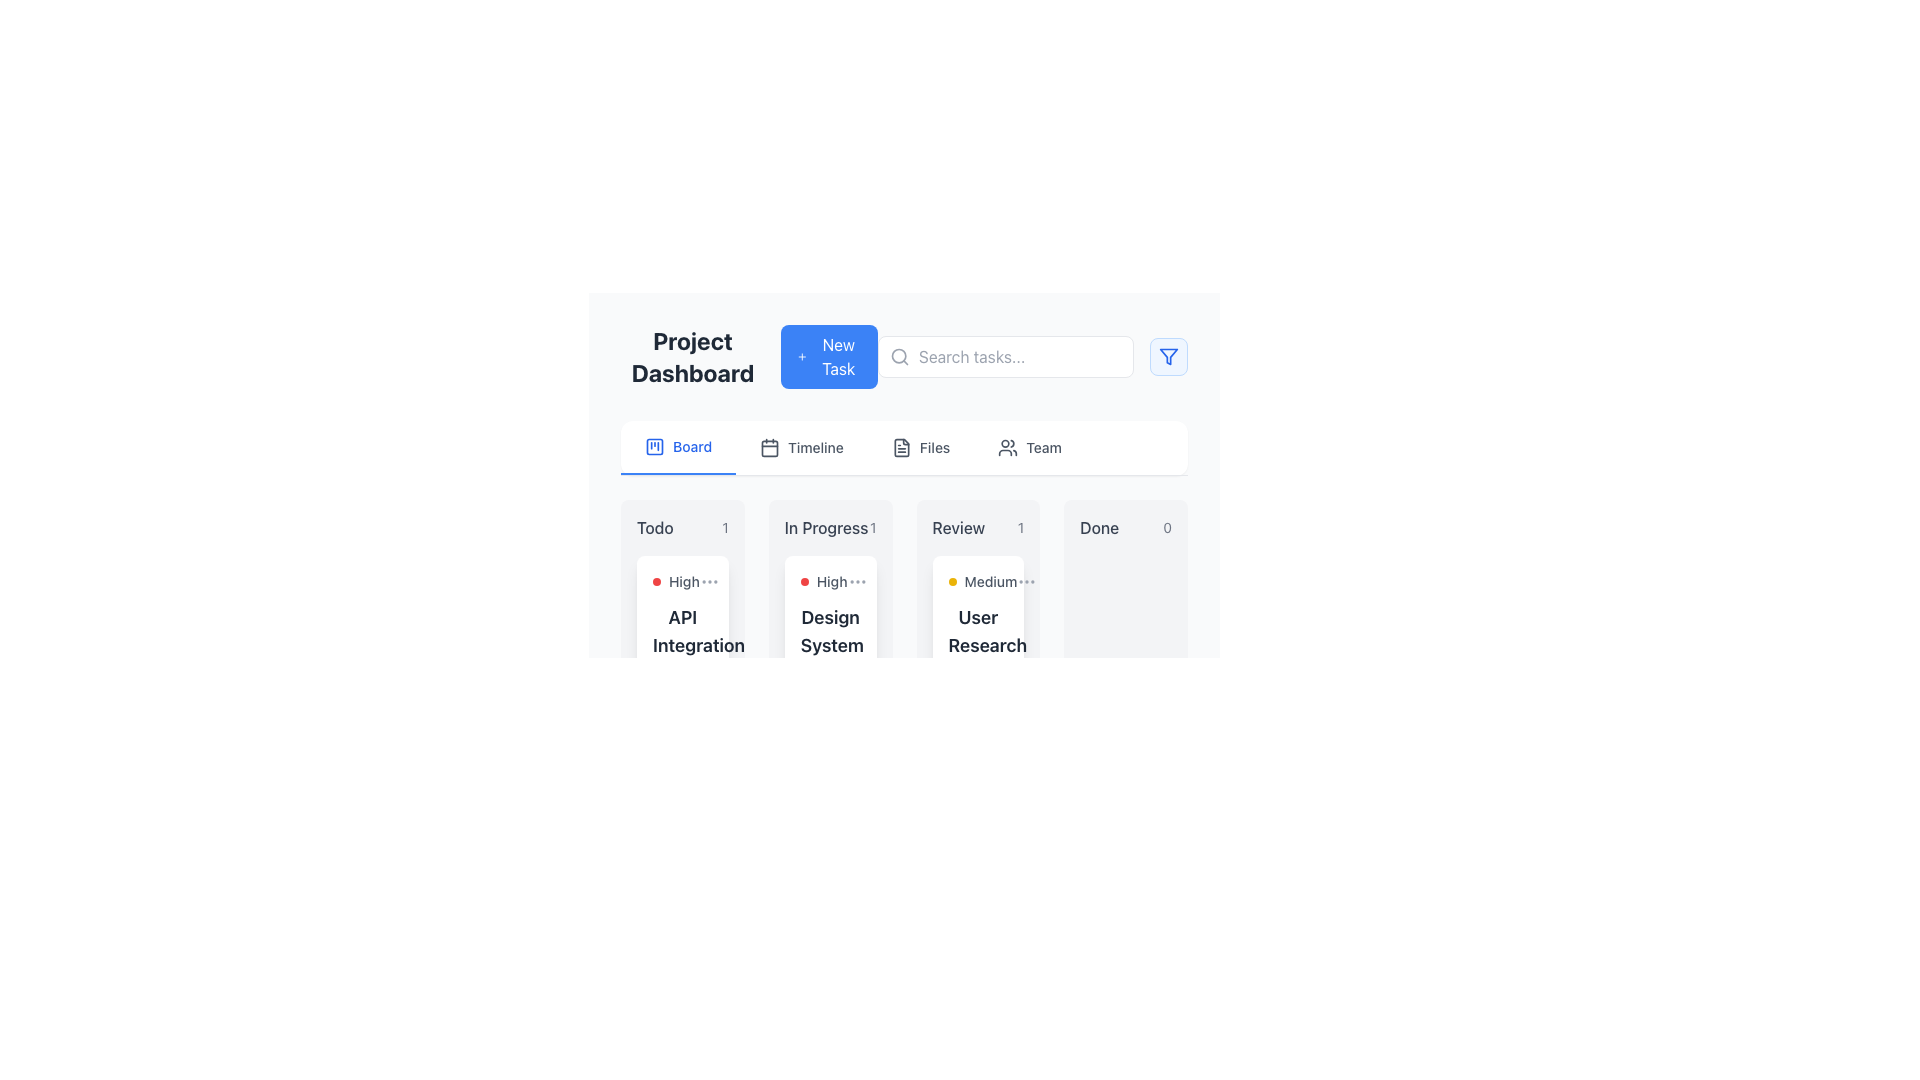  What do you see at coordinates (1043, 446) in the screenshot?
I see `the 'Team' text label in the interactive button located in the top-right navigation menu` at bounding box center [1043, 446].